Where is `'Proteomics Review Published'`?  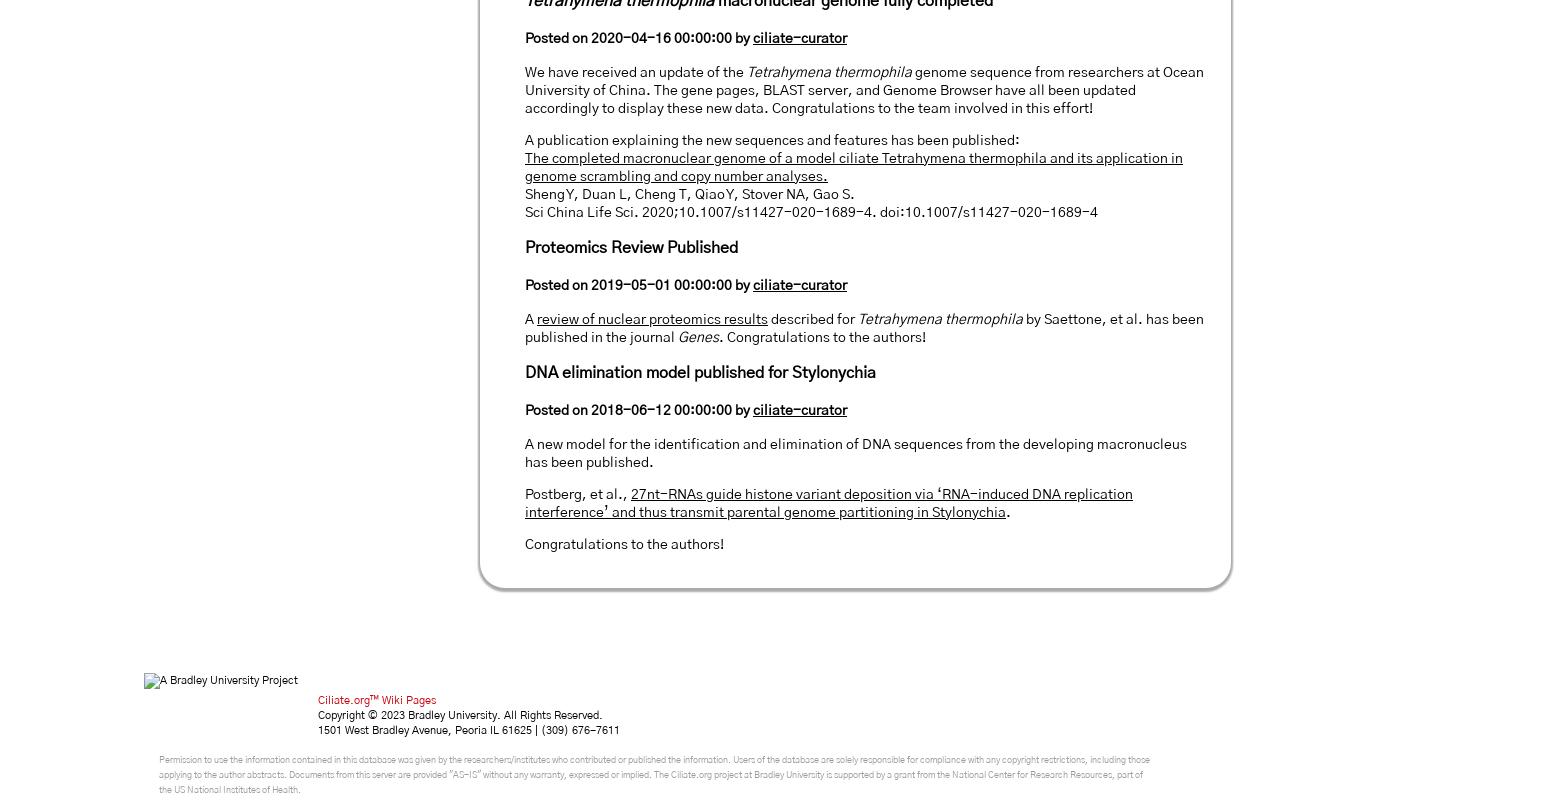 'Proteomics Review Published' is located at coordinates (630, 248).